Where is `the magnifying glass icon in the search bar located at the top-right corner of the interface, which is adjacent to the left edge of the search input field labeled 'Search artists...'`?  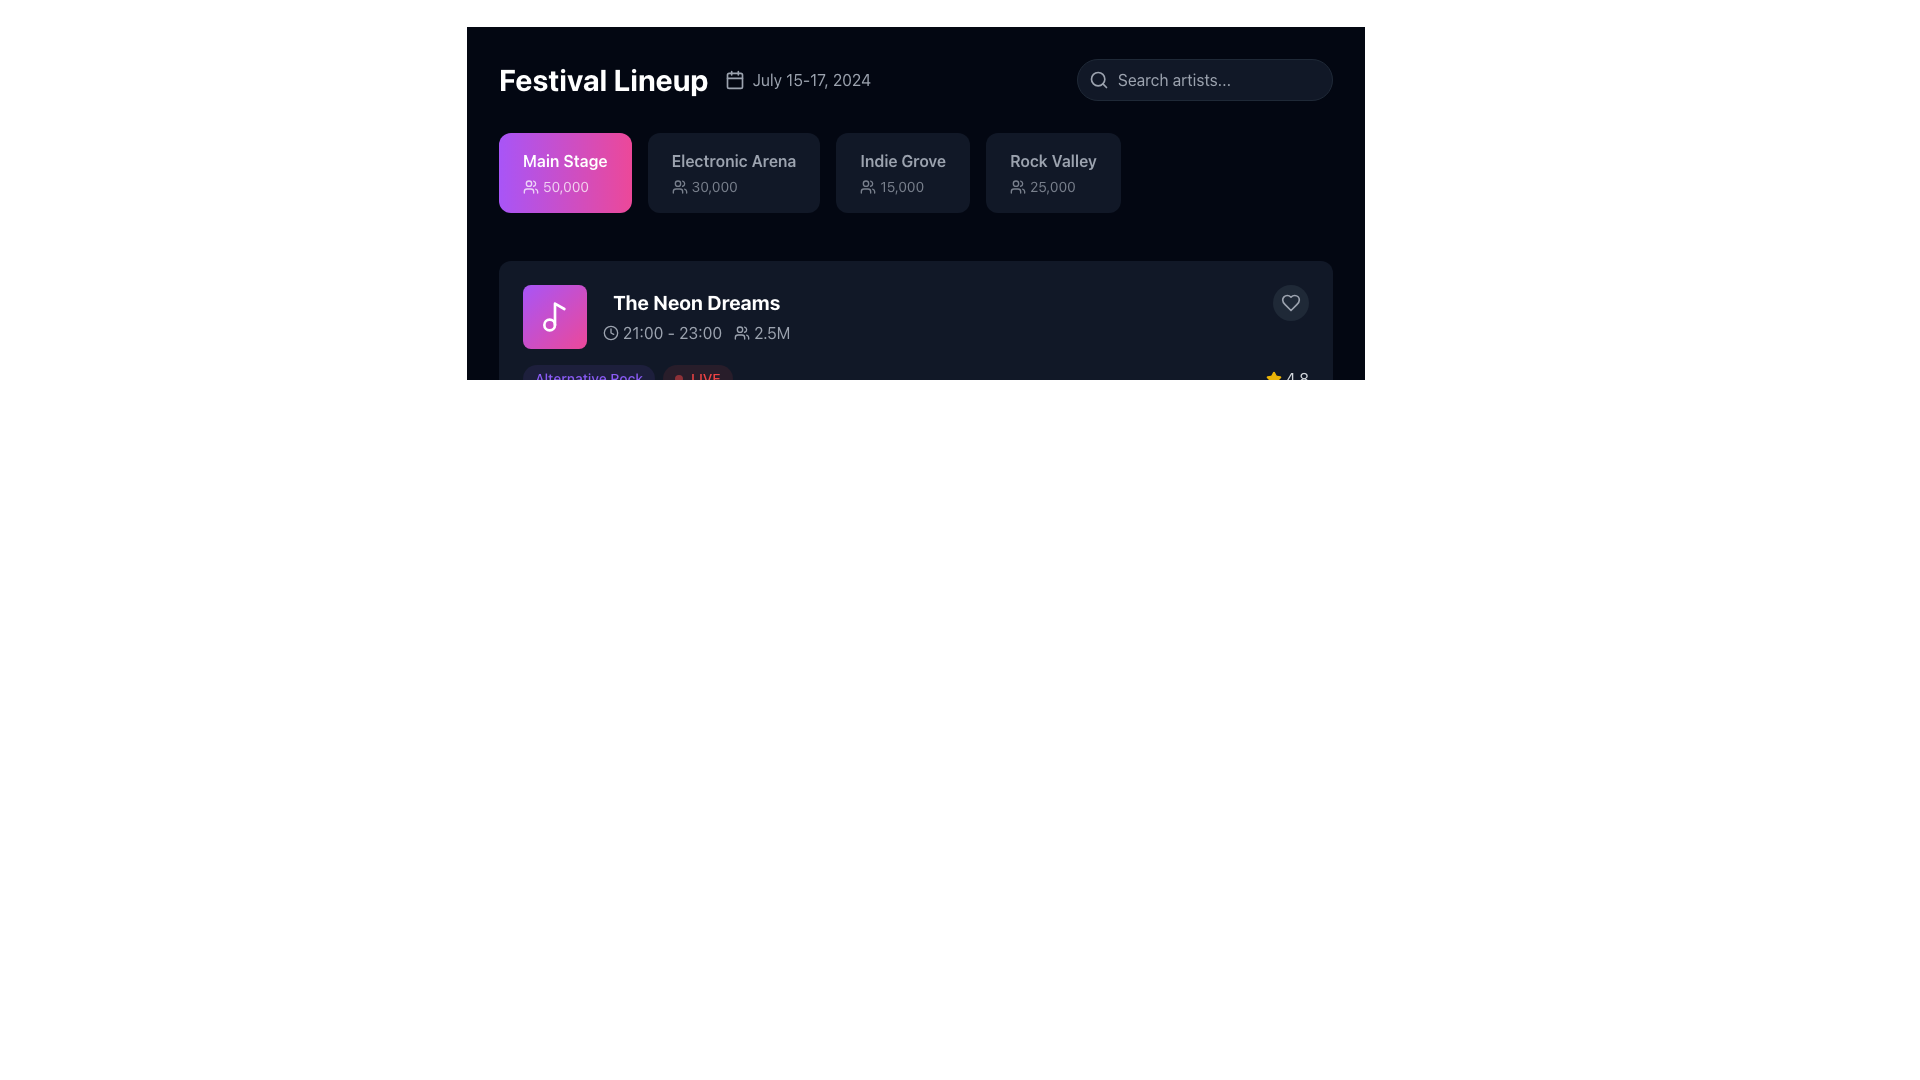
the magnifying glass icon in the search bar located at the top-right corner of the interface, which is adjacent to the left edge of the search input field labeled 'Search artists...' is located at coordinates (1098, 79).